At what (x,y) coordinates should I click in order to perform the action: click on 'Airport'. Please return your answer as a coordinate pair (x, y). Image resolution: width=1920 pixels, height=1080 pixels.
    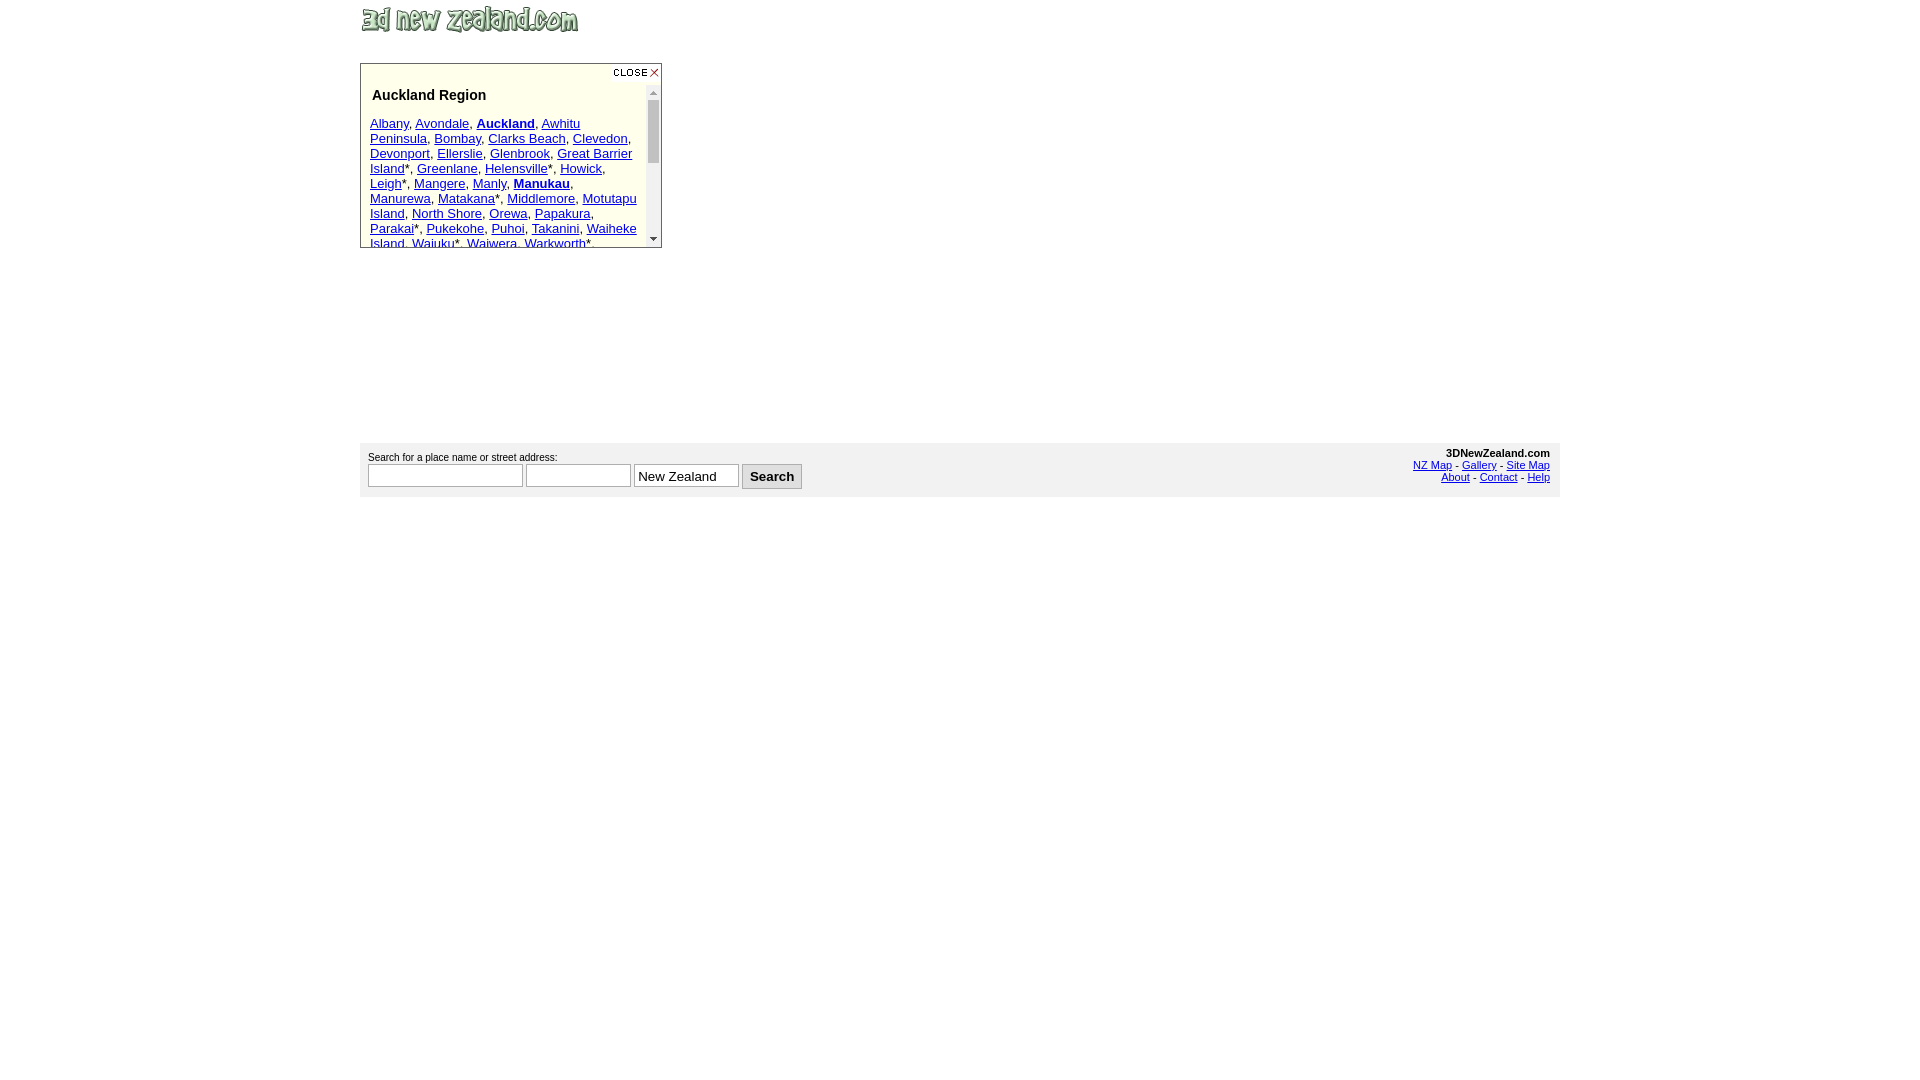
    Looking at the image, I should click on (369, 288).